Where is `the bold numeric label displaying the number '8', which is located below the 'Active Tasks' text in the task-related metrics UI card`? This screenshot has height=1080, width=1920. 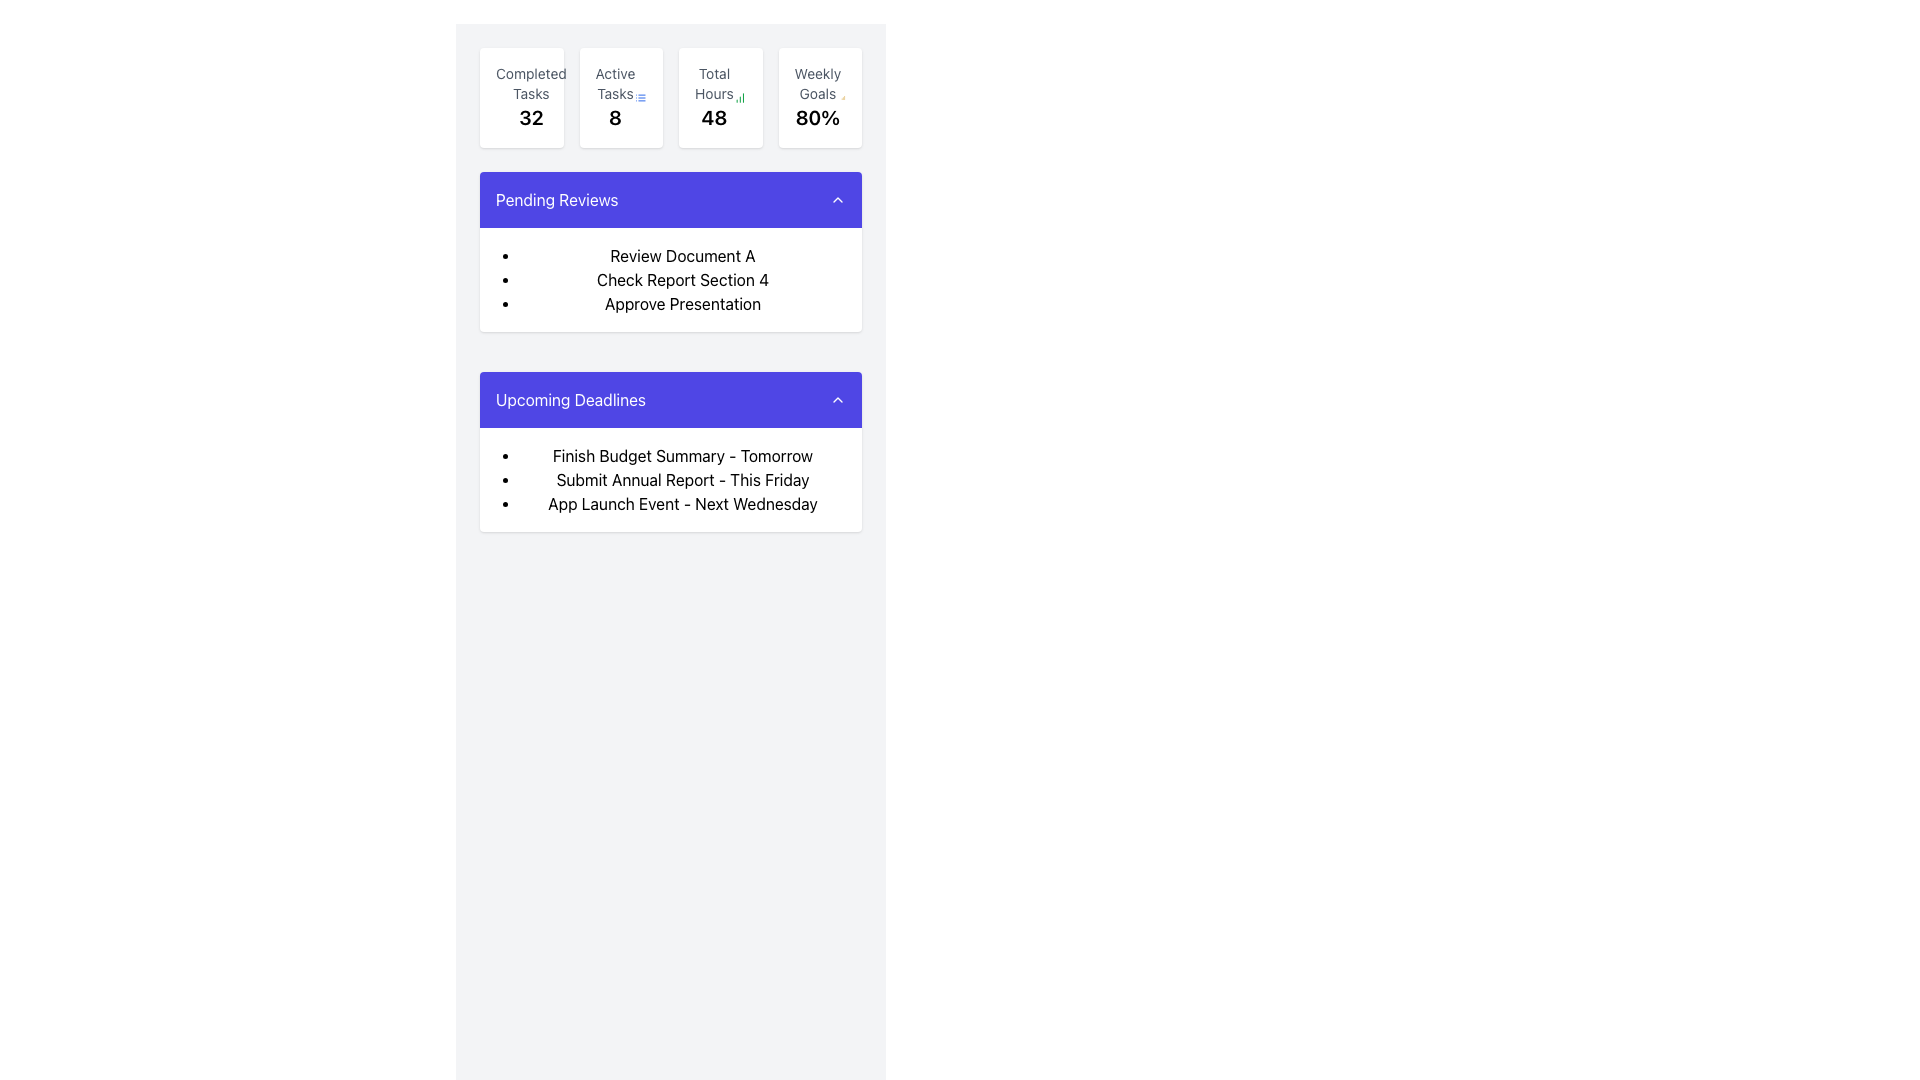
the bold numeric label displaying the number '8', which is located below the 'Active Tasks' text in the task-related metrics UI card is located at coordinates (614, 118).